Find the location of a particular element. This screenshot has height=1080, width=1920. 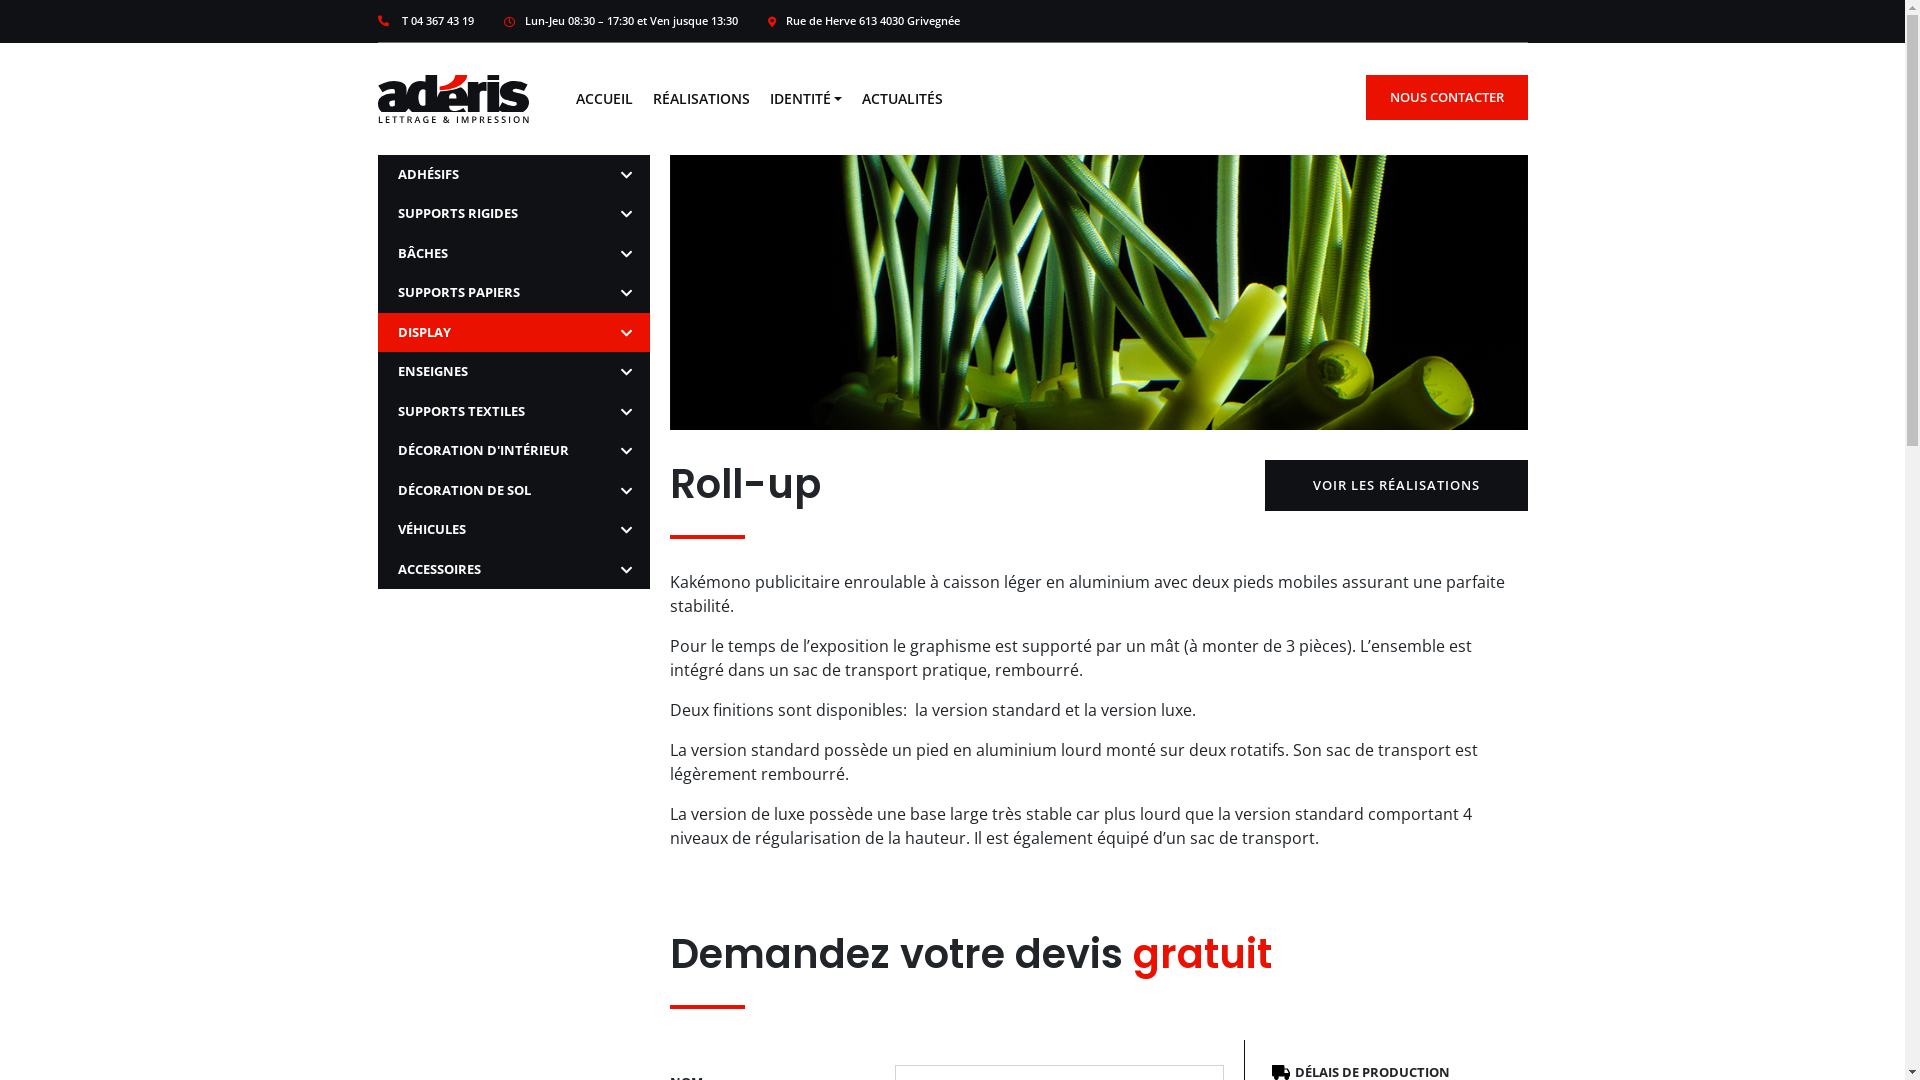

'NOUS CONTACTER' is located at coordinates (1365, 96).